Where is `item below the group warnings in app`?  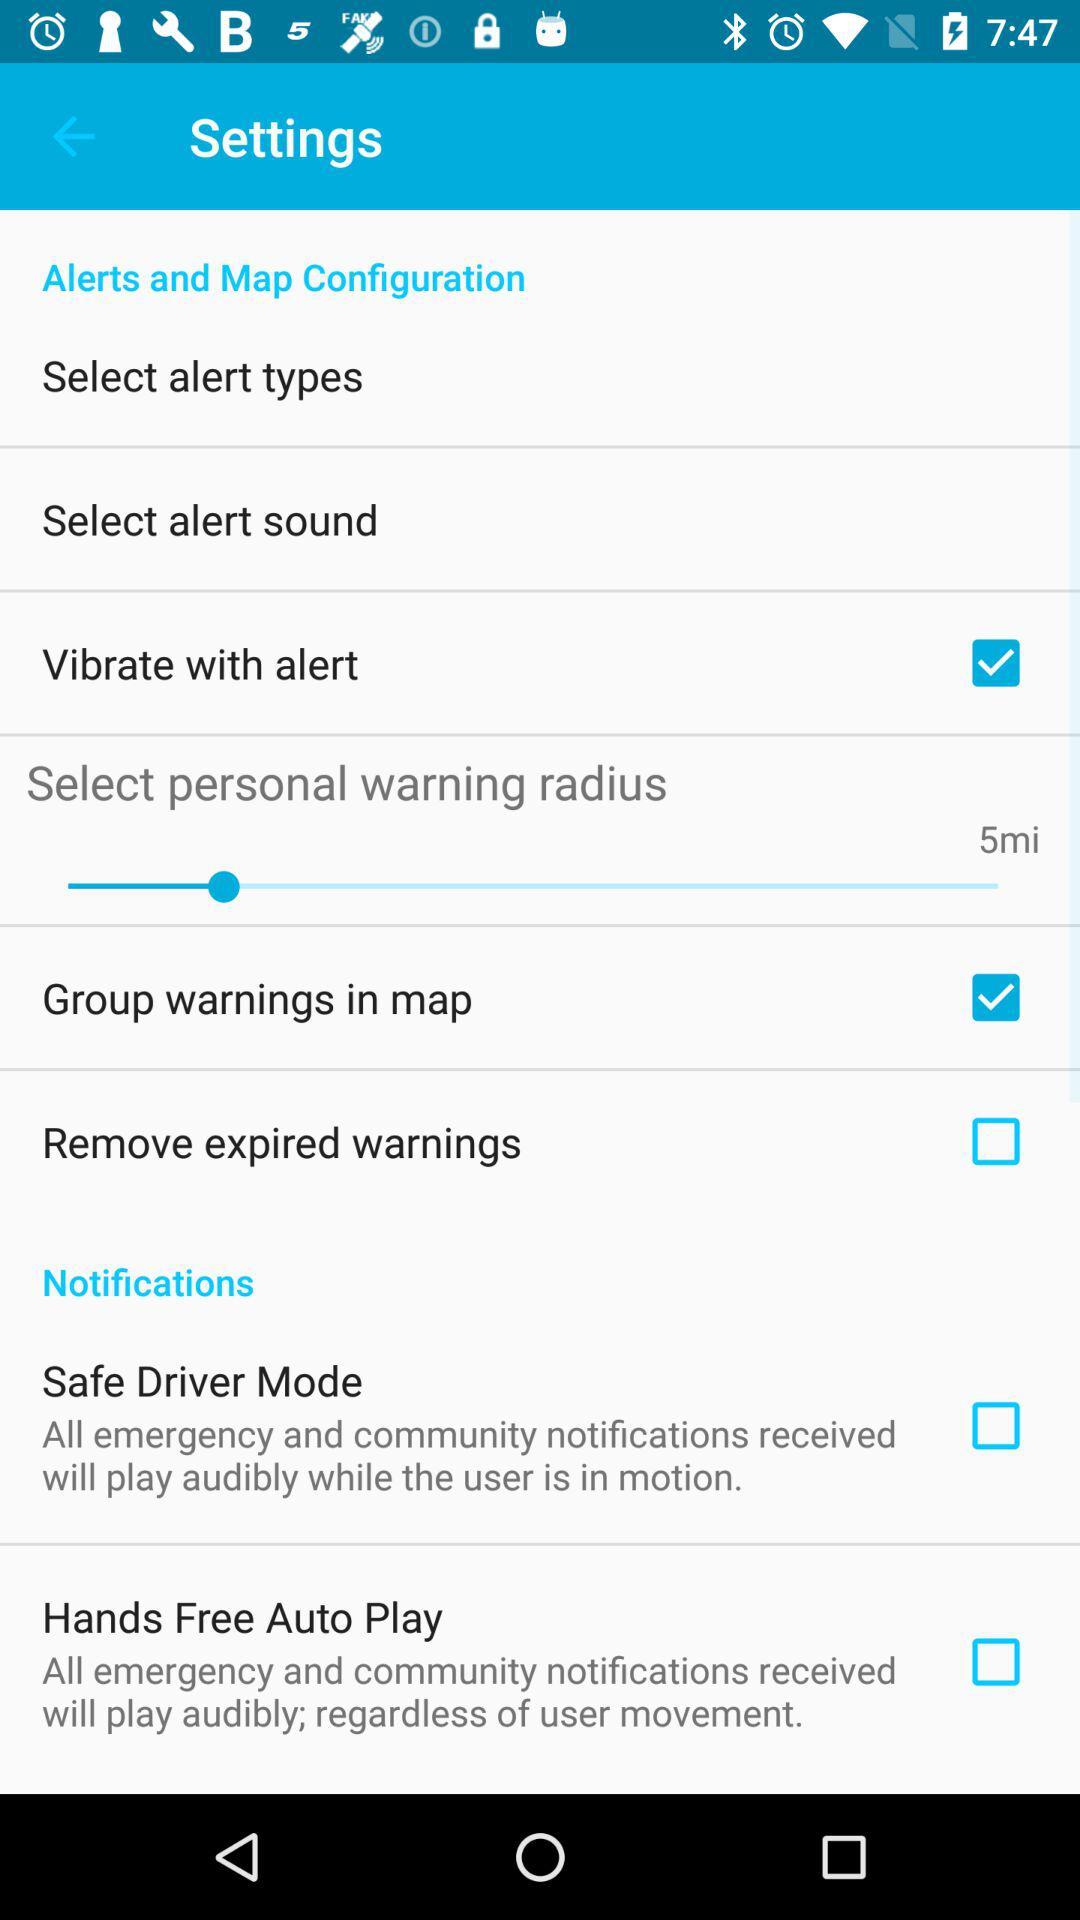 item below the group warnings in app is located at coordinates (281, 1141).